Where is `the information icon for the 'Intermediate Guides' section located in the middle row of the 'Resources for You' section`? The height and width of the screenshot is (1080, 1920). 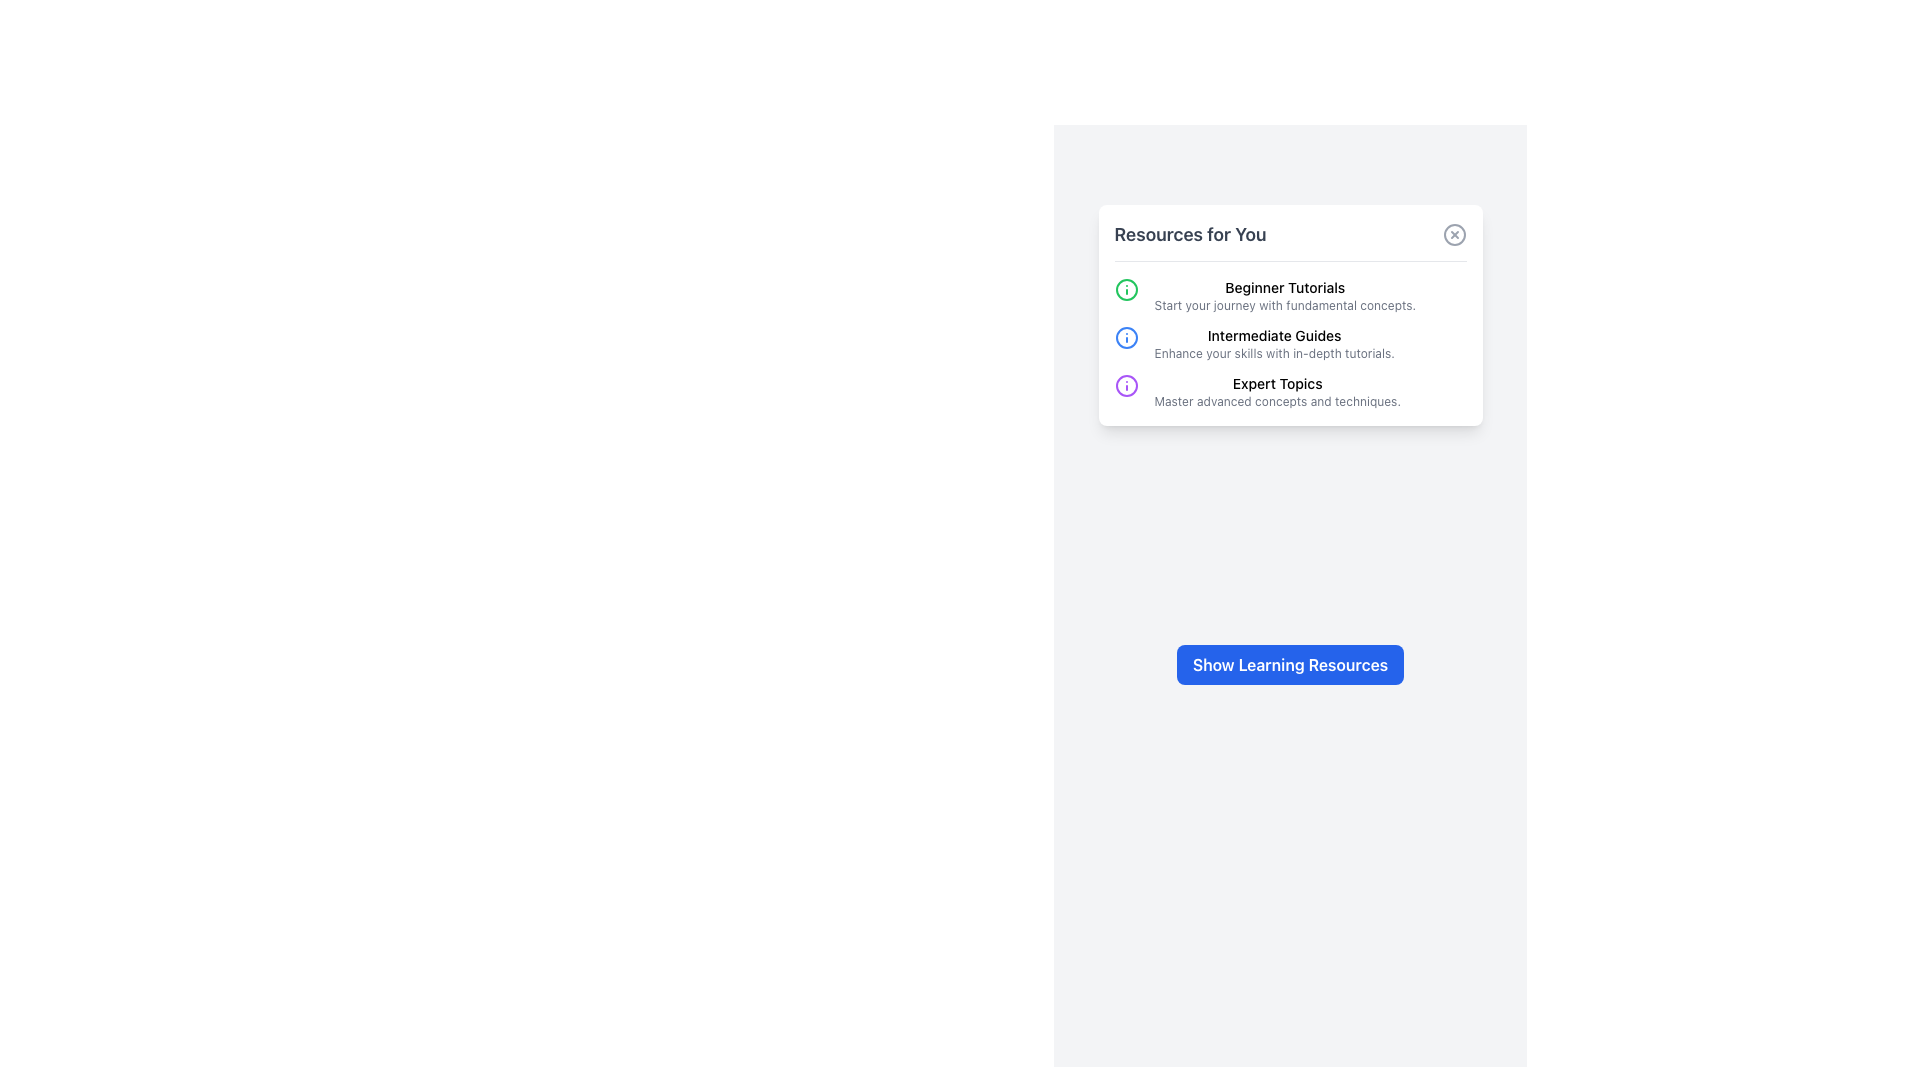 the information icon for the 'Intermediate Guides' section located in the middle row of the 'Resources for You' section is located at coordinates (1126, 337).